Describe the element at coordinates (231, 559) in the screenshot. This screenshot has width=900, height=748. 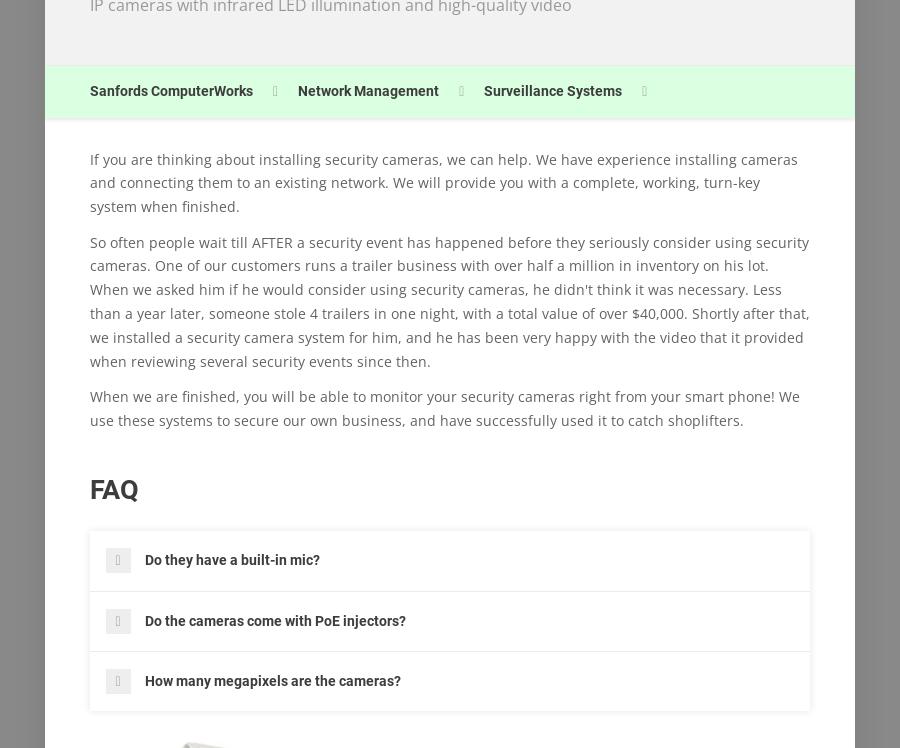
I see `'Do they have a built-in mic?'` at that location.